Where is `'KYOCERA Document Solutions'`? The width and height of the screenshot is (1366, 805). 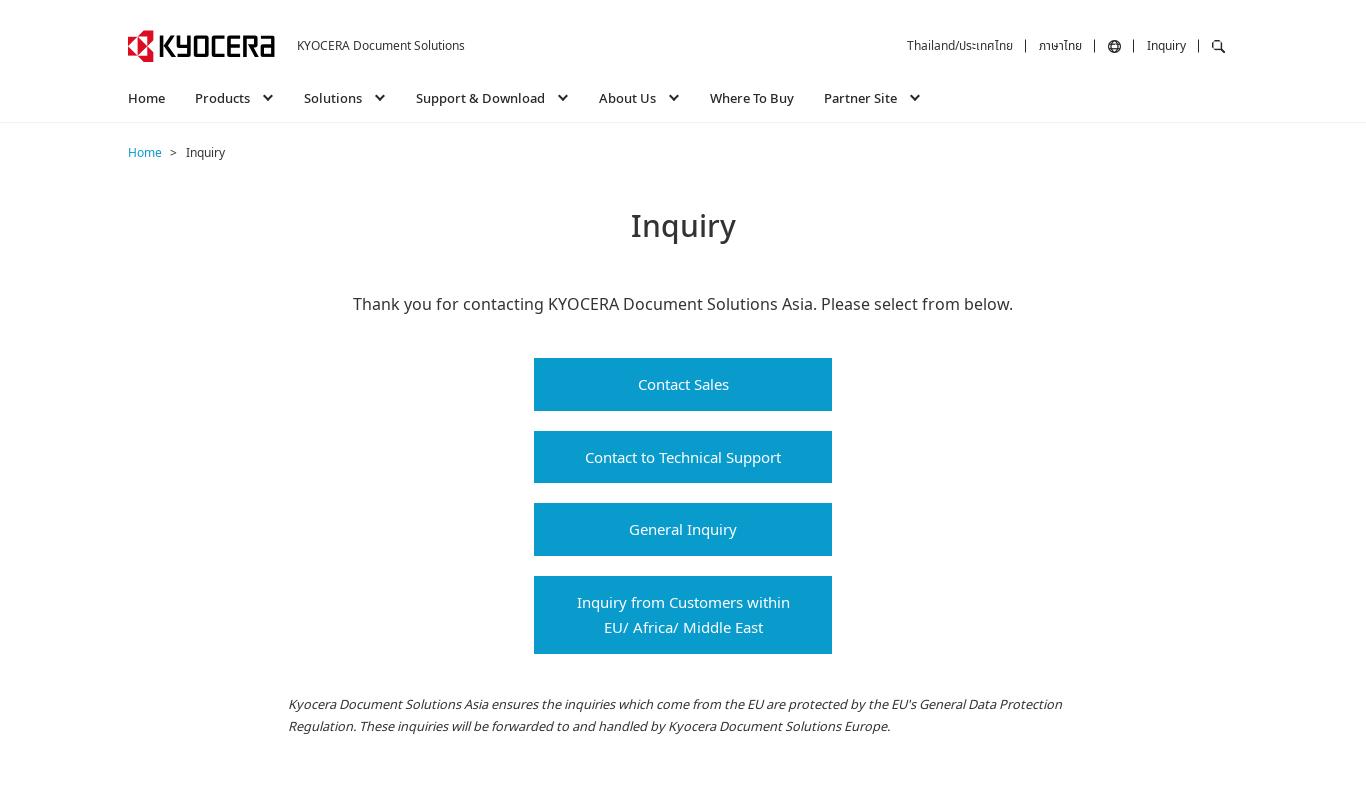
'KYOCERA Document Solutions' is located at coordinates (379, 44).